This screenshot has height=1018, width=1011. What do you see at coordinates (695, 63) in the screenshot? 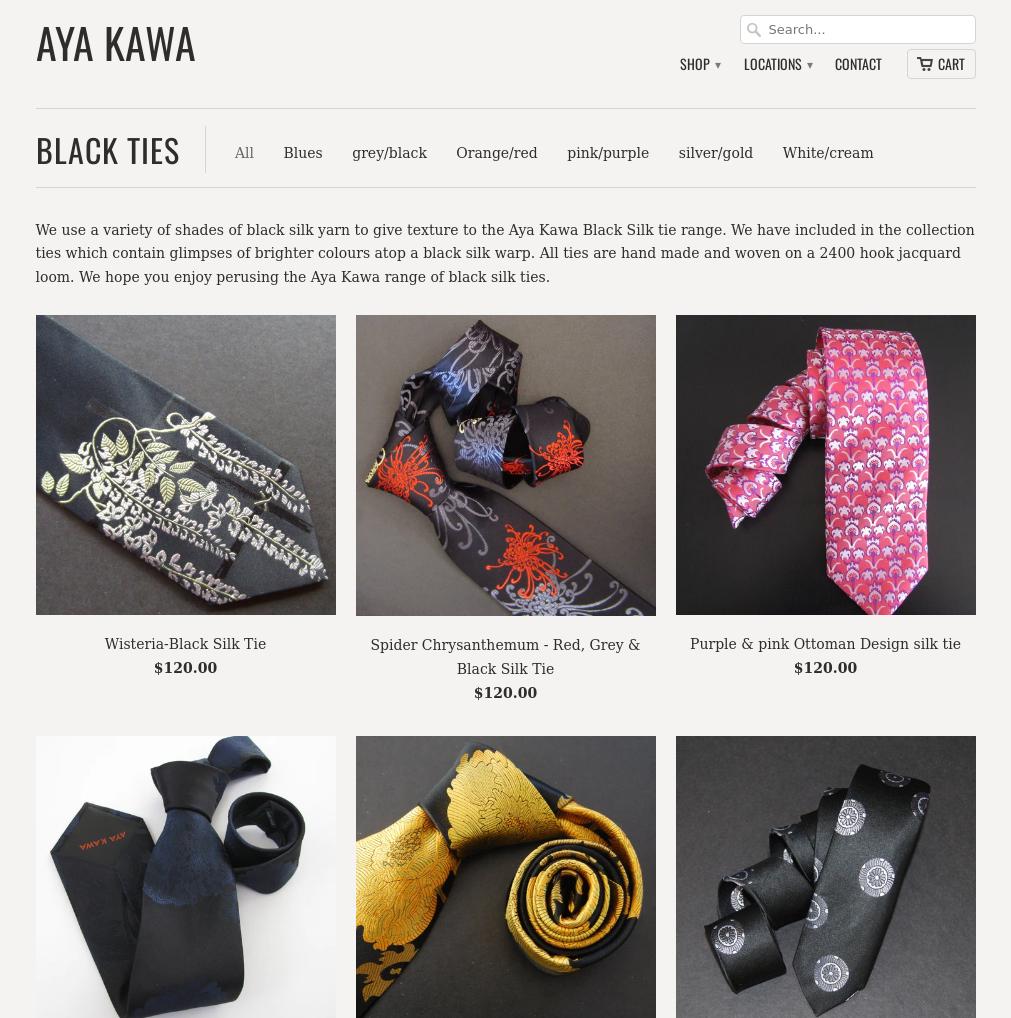
I see `'Shop'` at bounding box center [695, 63].